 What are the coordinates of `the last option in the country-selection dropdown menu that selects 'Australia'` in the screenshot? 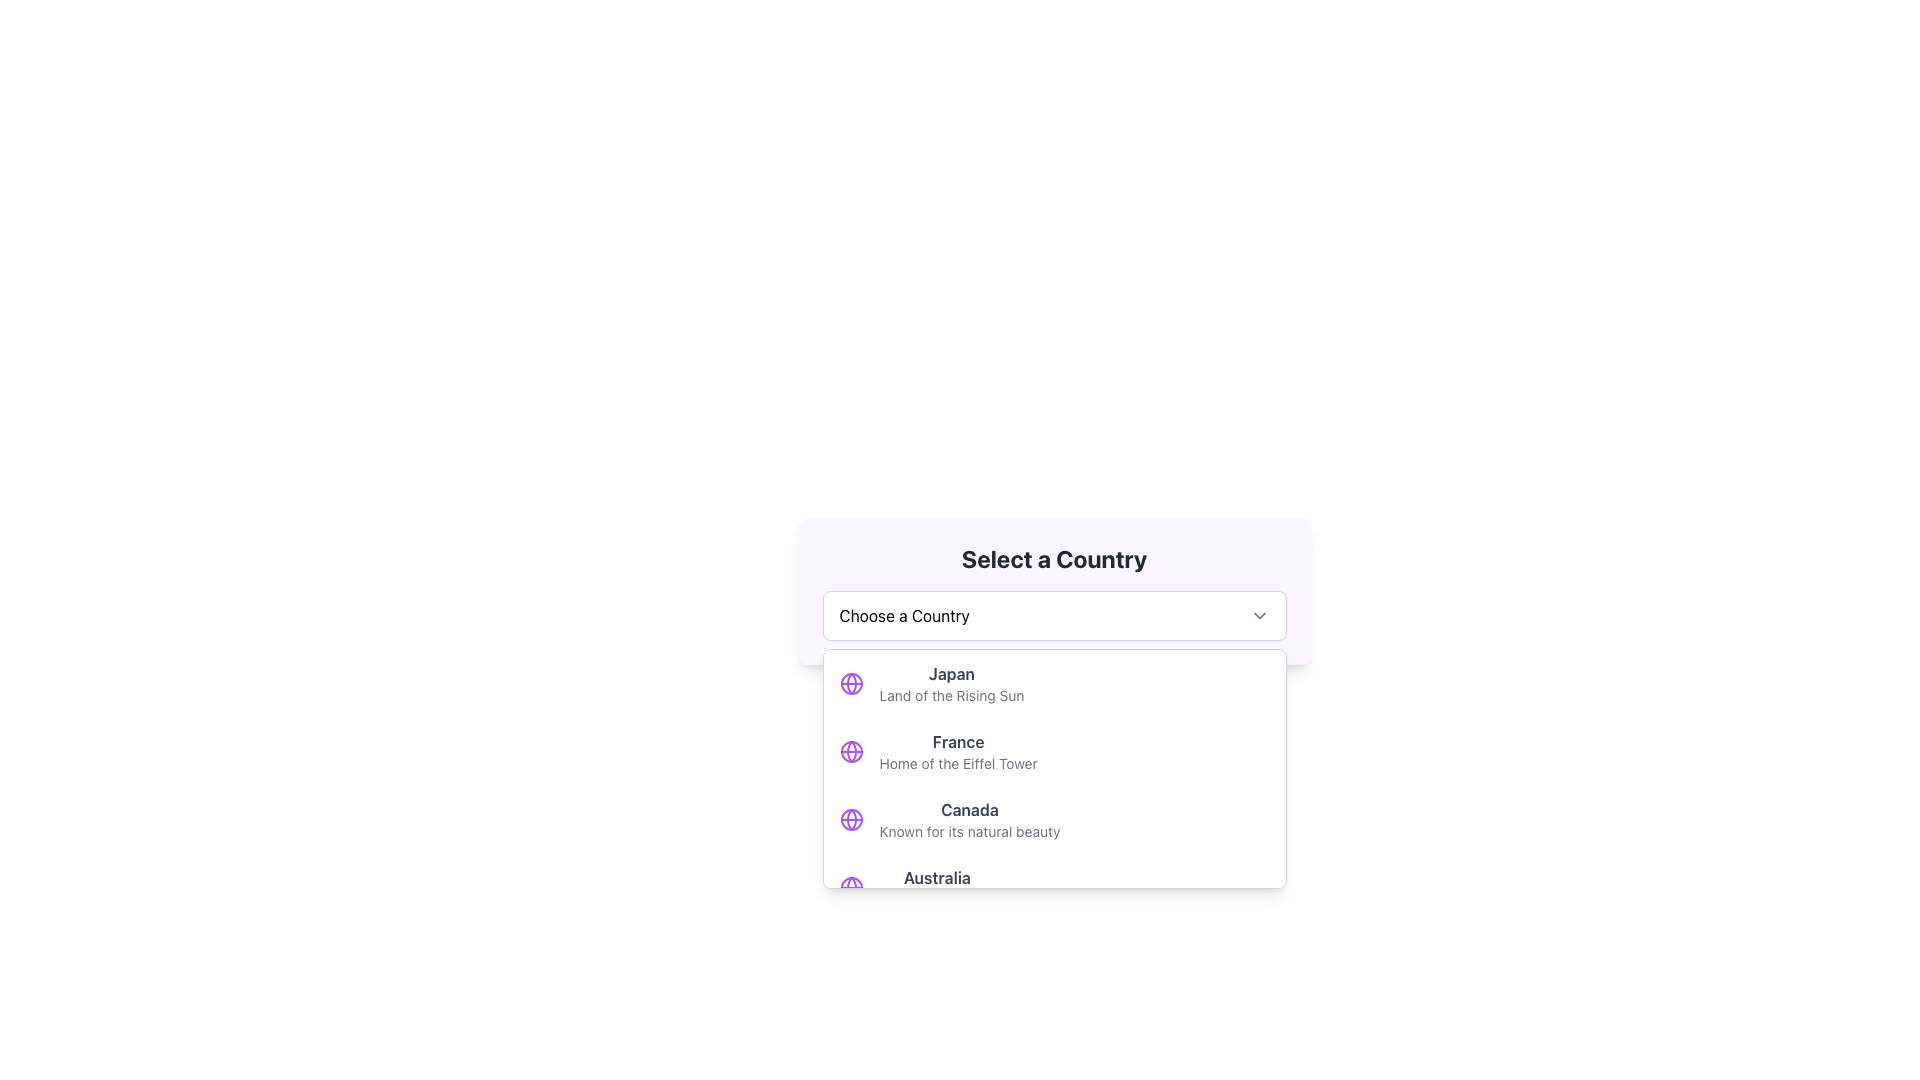 It's located at (936, 886).